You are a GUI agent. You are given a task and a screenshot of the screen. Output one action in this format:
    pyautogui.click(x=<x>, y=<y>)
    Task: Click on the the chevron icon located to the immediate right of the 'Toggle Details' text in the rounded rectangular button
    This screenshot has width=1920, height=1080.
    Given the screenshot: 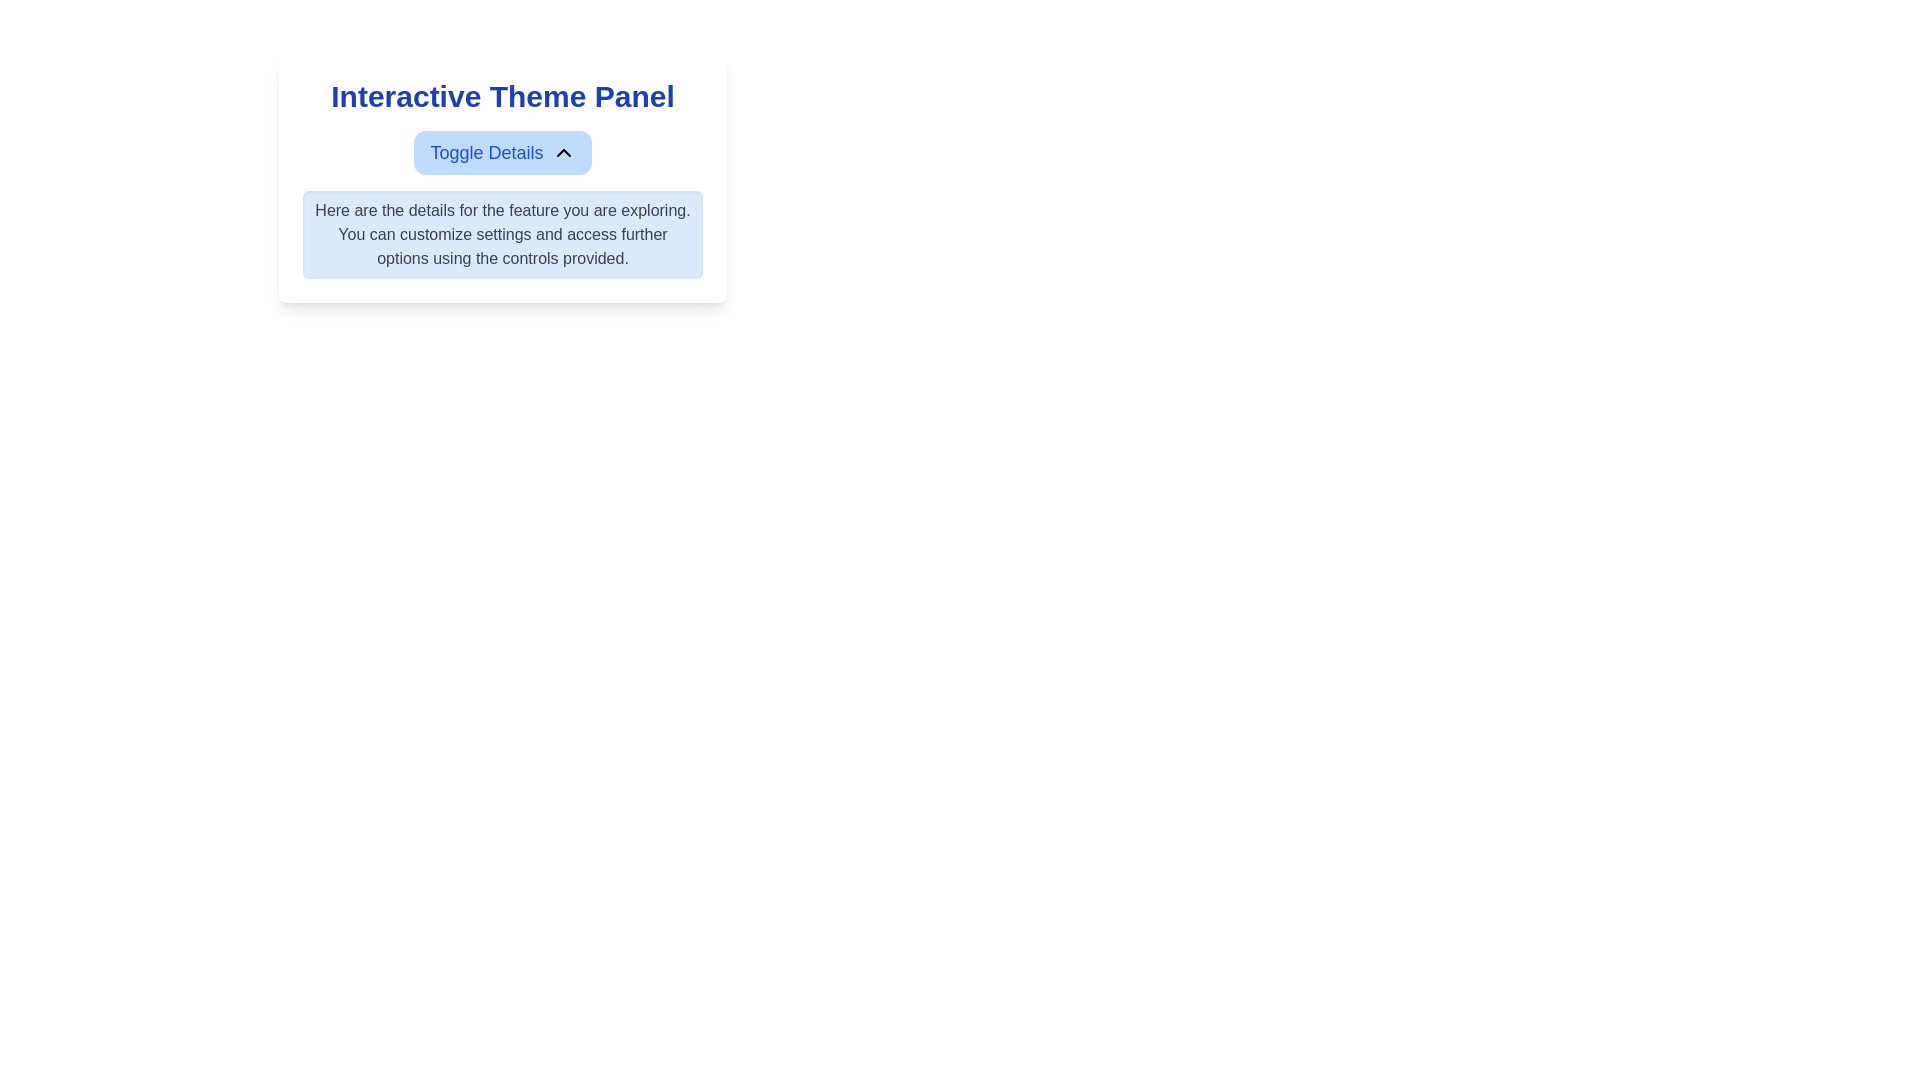 What is the action you would take?
    pyautogui.click(x=562, y=152)
    